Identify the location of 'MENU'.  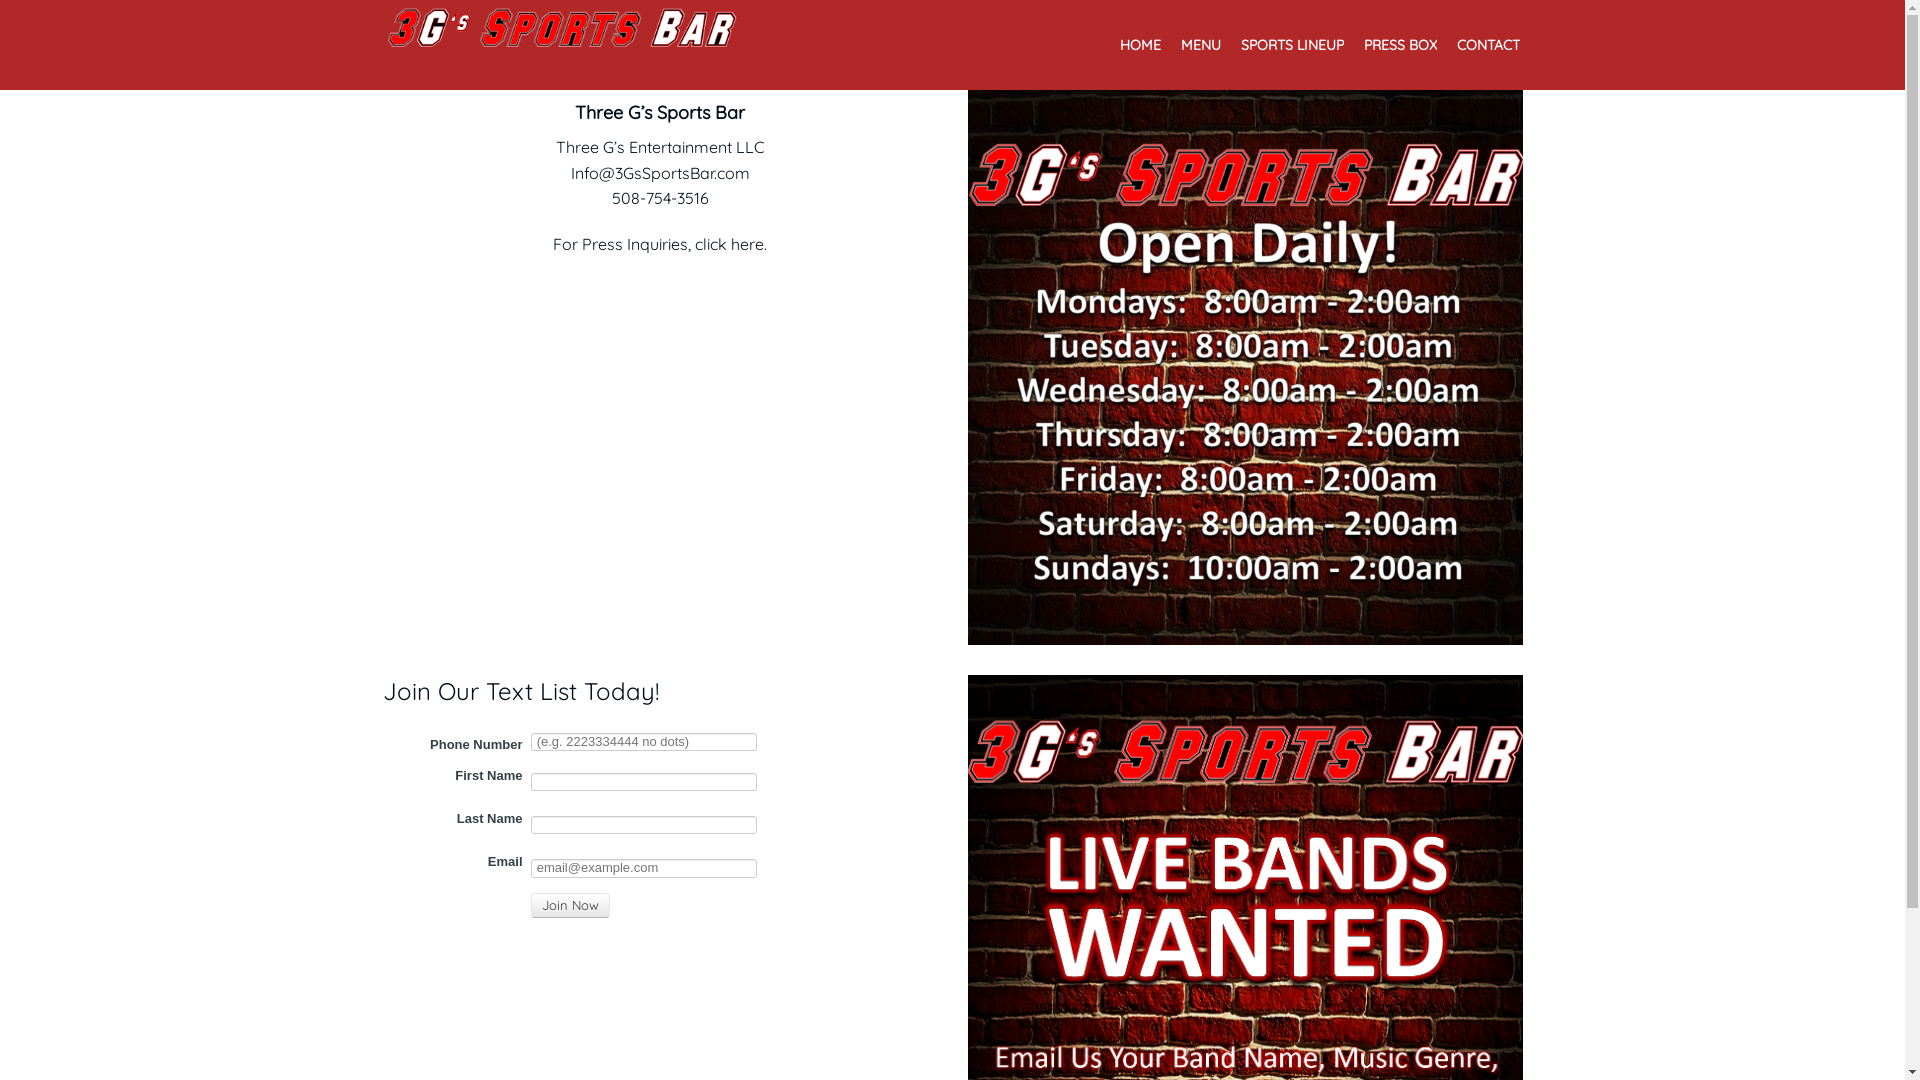
(1200, 49).